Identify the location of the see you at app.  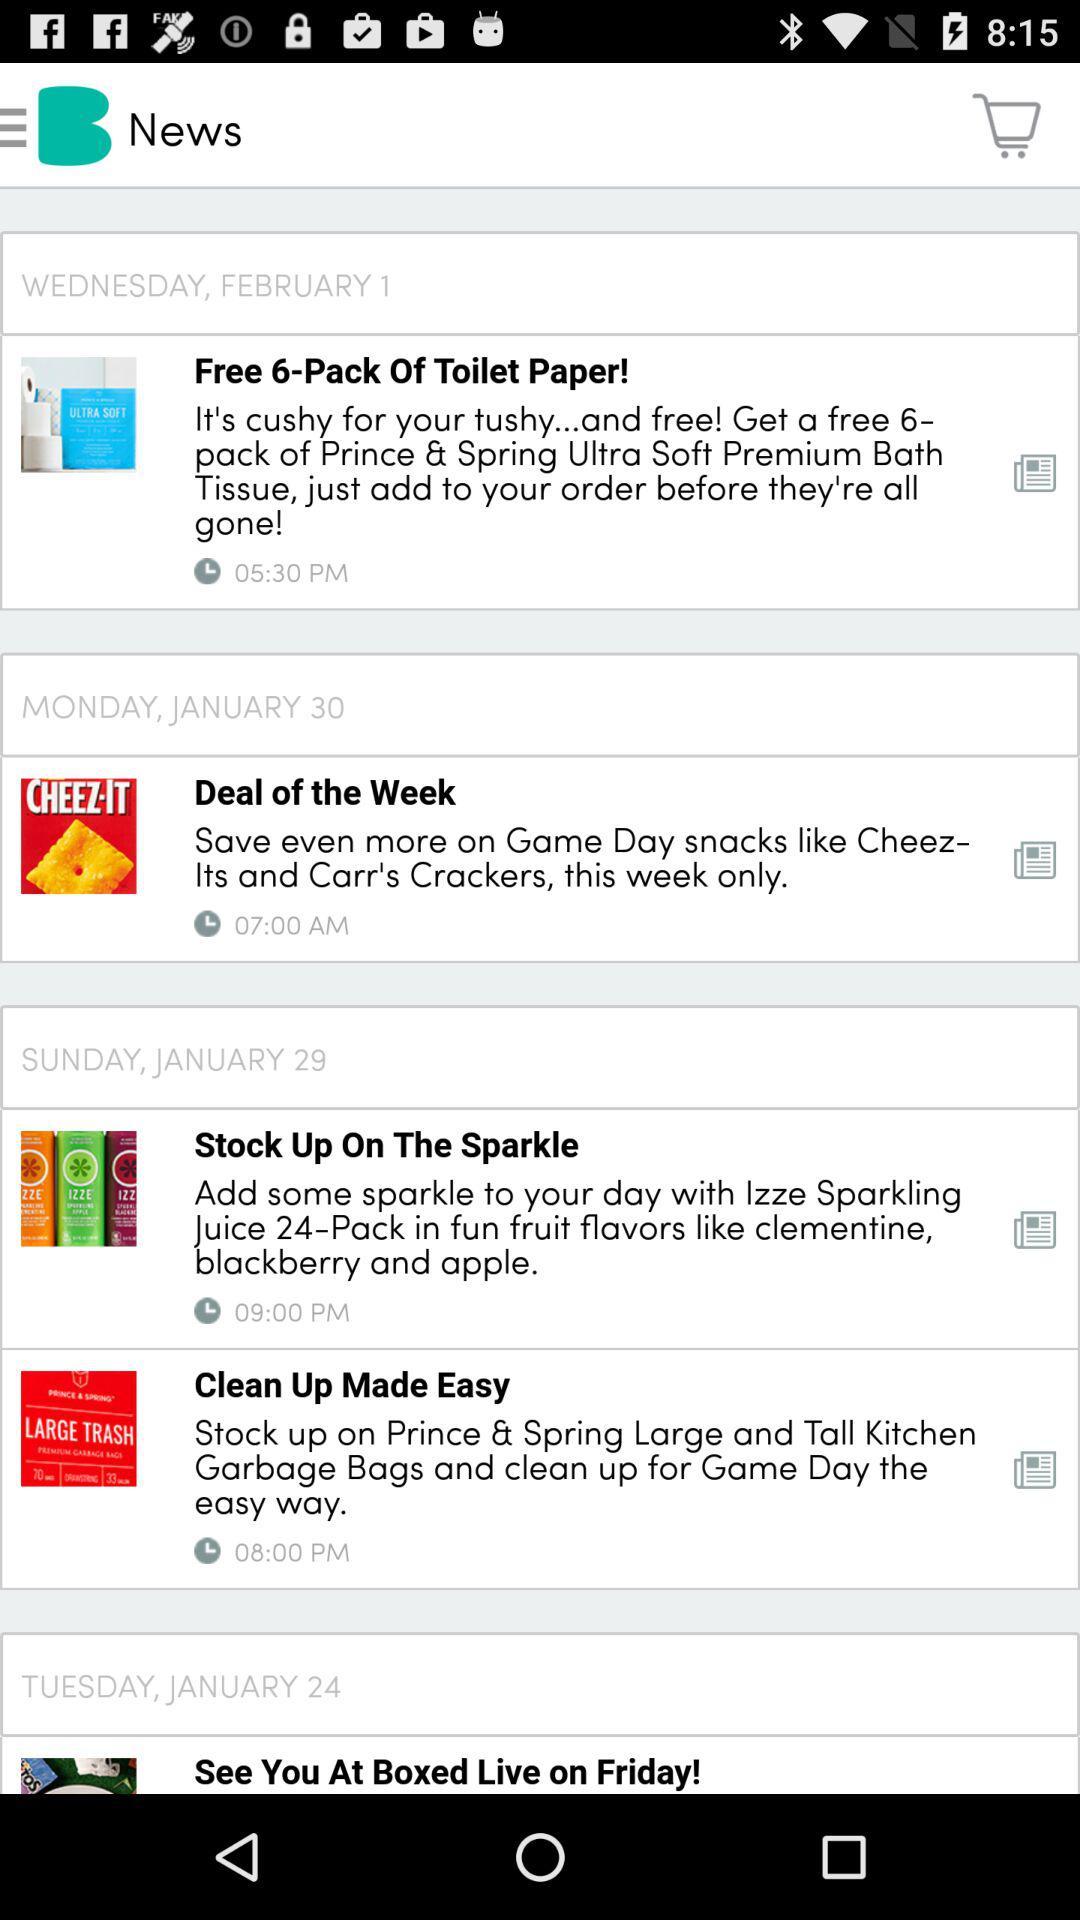
(446, 1770).